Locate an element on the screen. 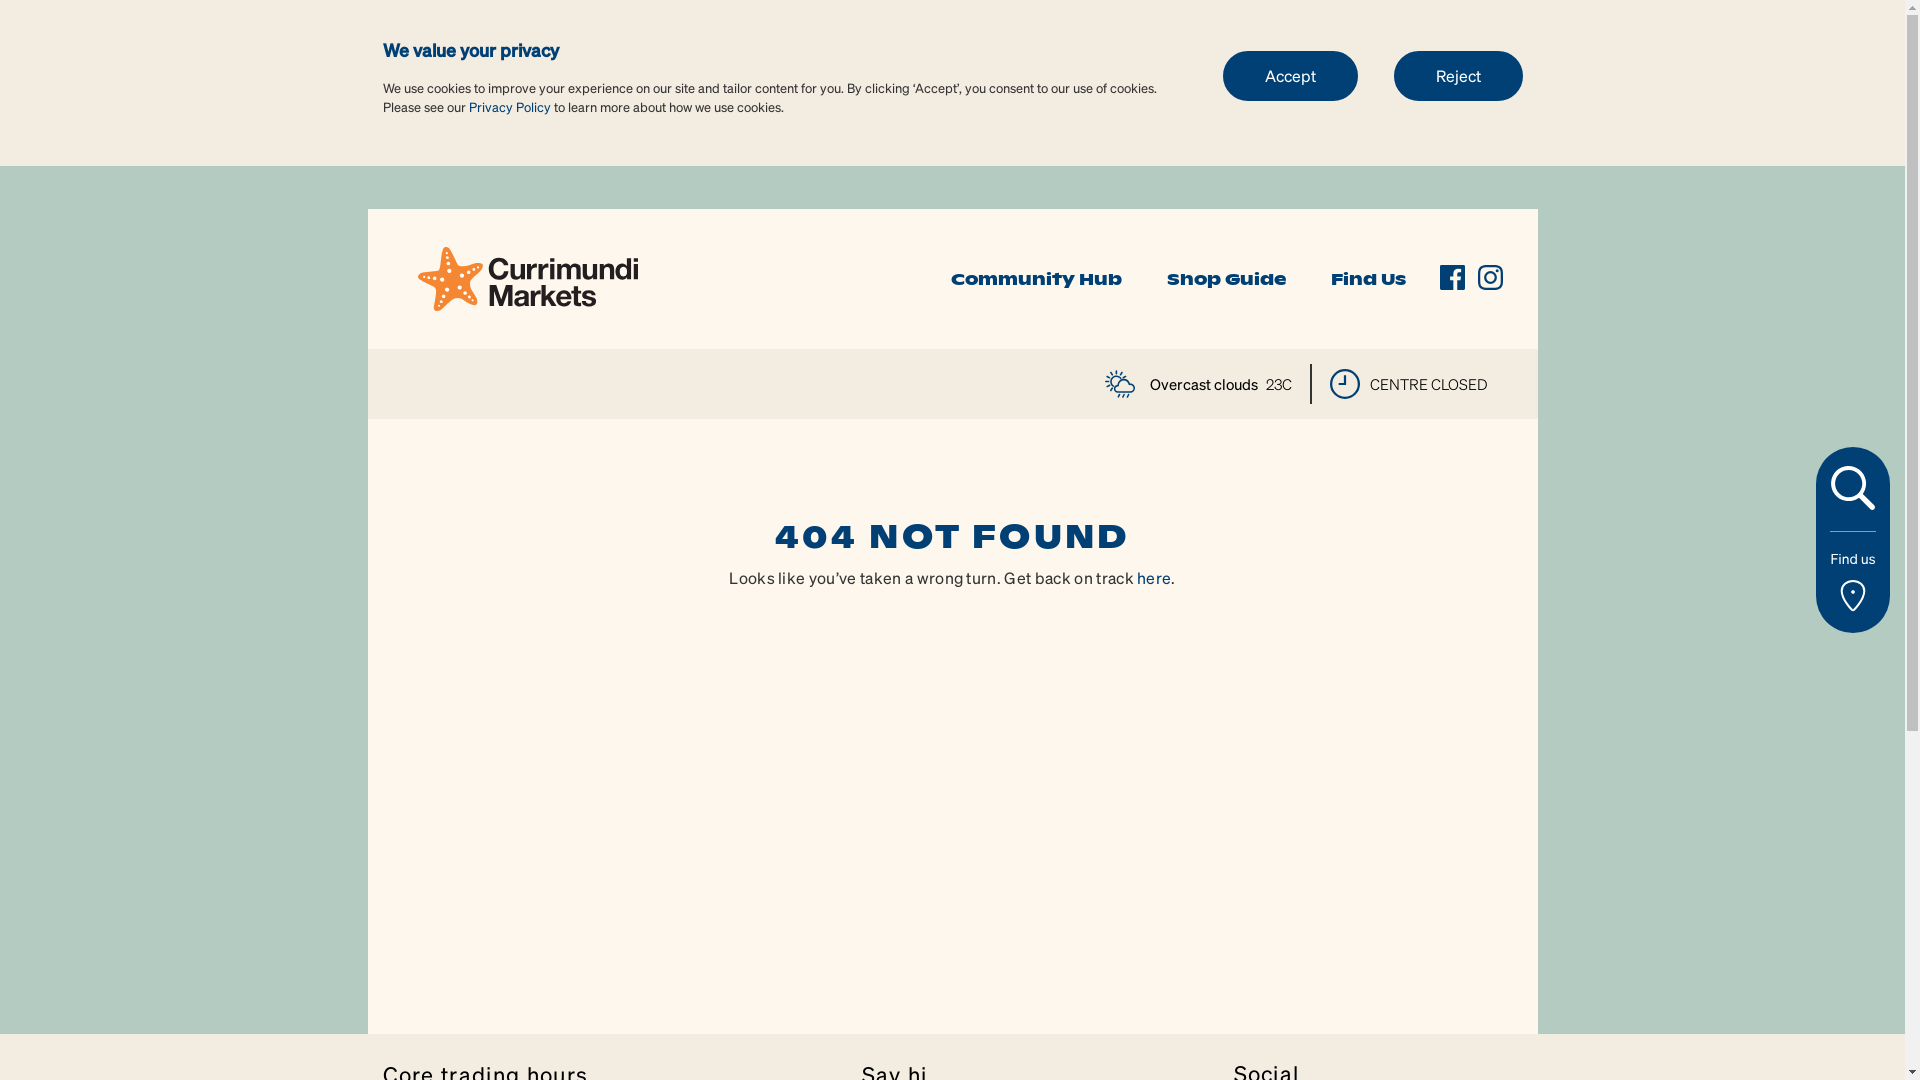 This screenshot has width=1920, height=1080. 'CENTRE CLOSED' is located at coordinates (1408, 384).